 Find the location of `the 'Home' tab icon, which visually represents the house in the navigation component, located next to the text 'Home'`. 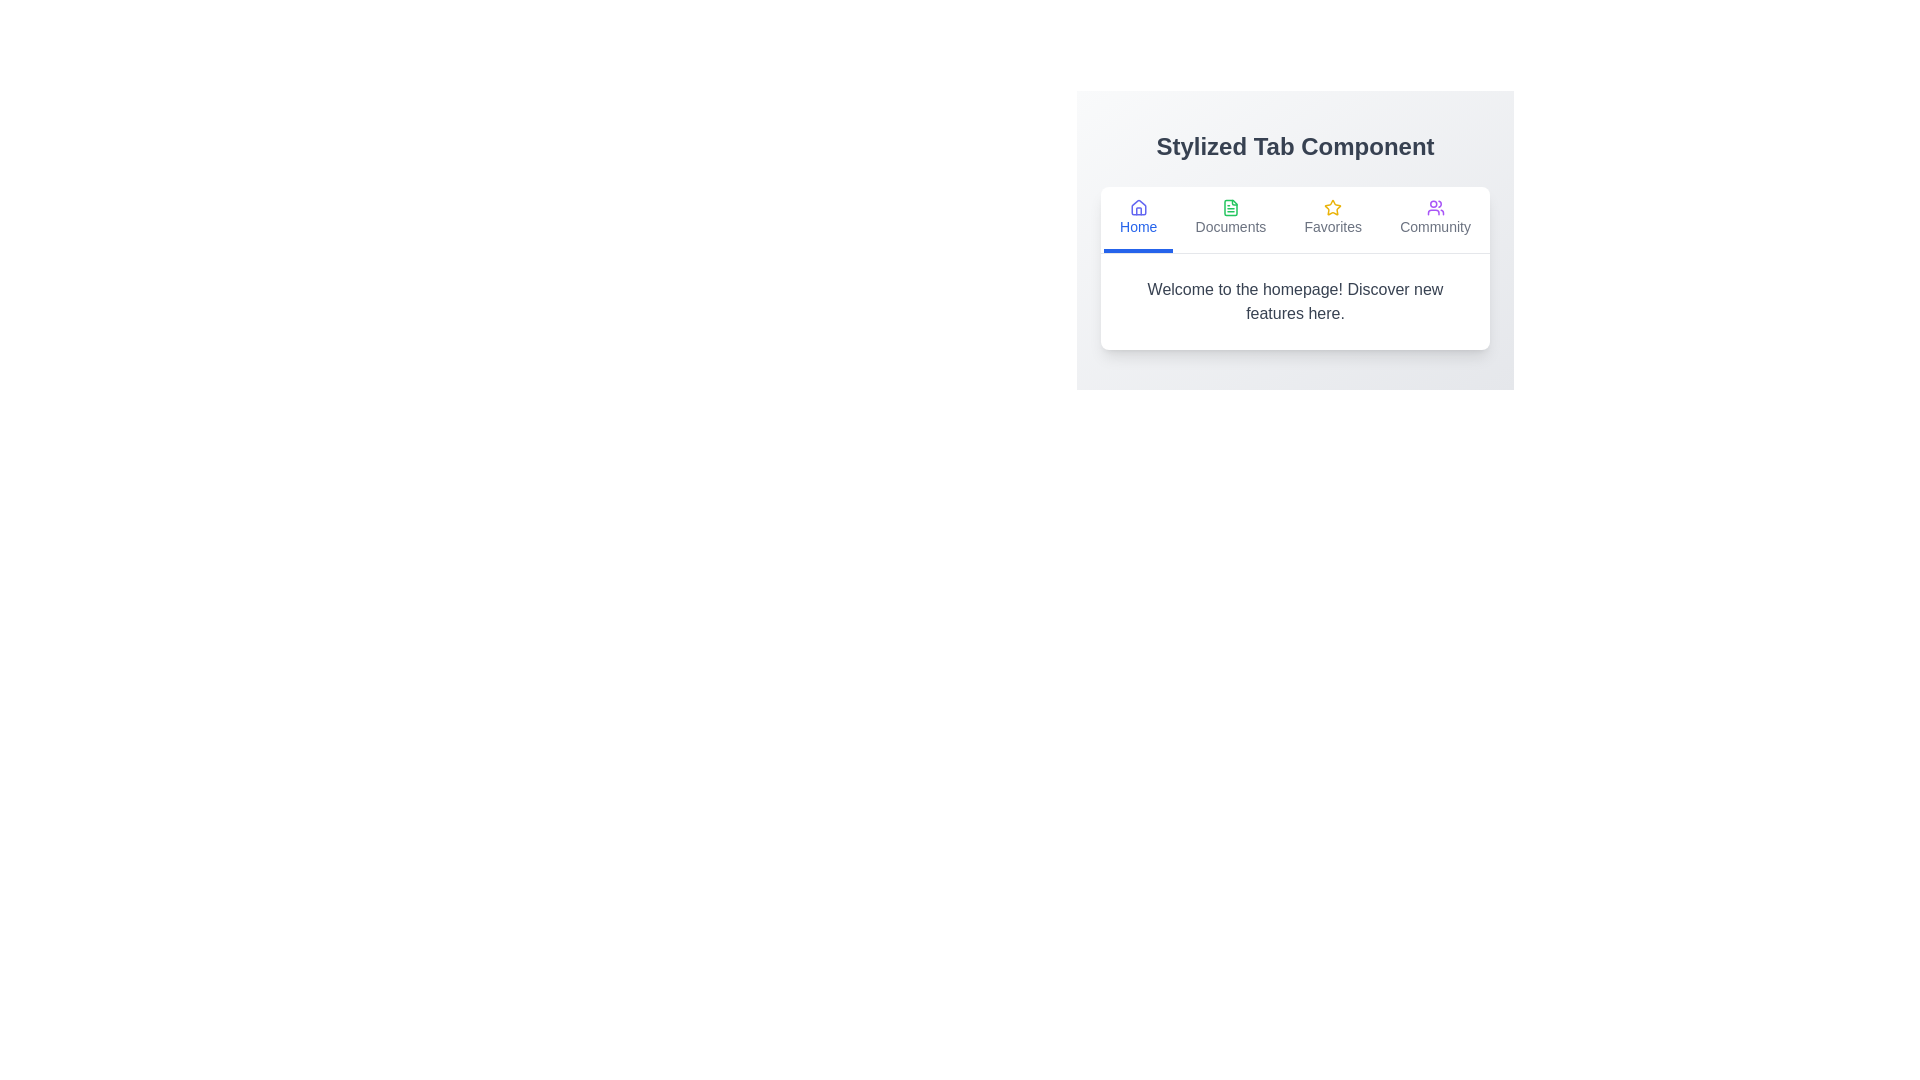

the 'Home' tab icon, which visually represents the house in the navigation component, located next to the text 'Home' is located at coordinates (1138, 207).